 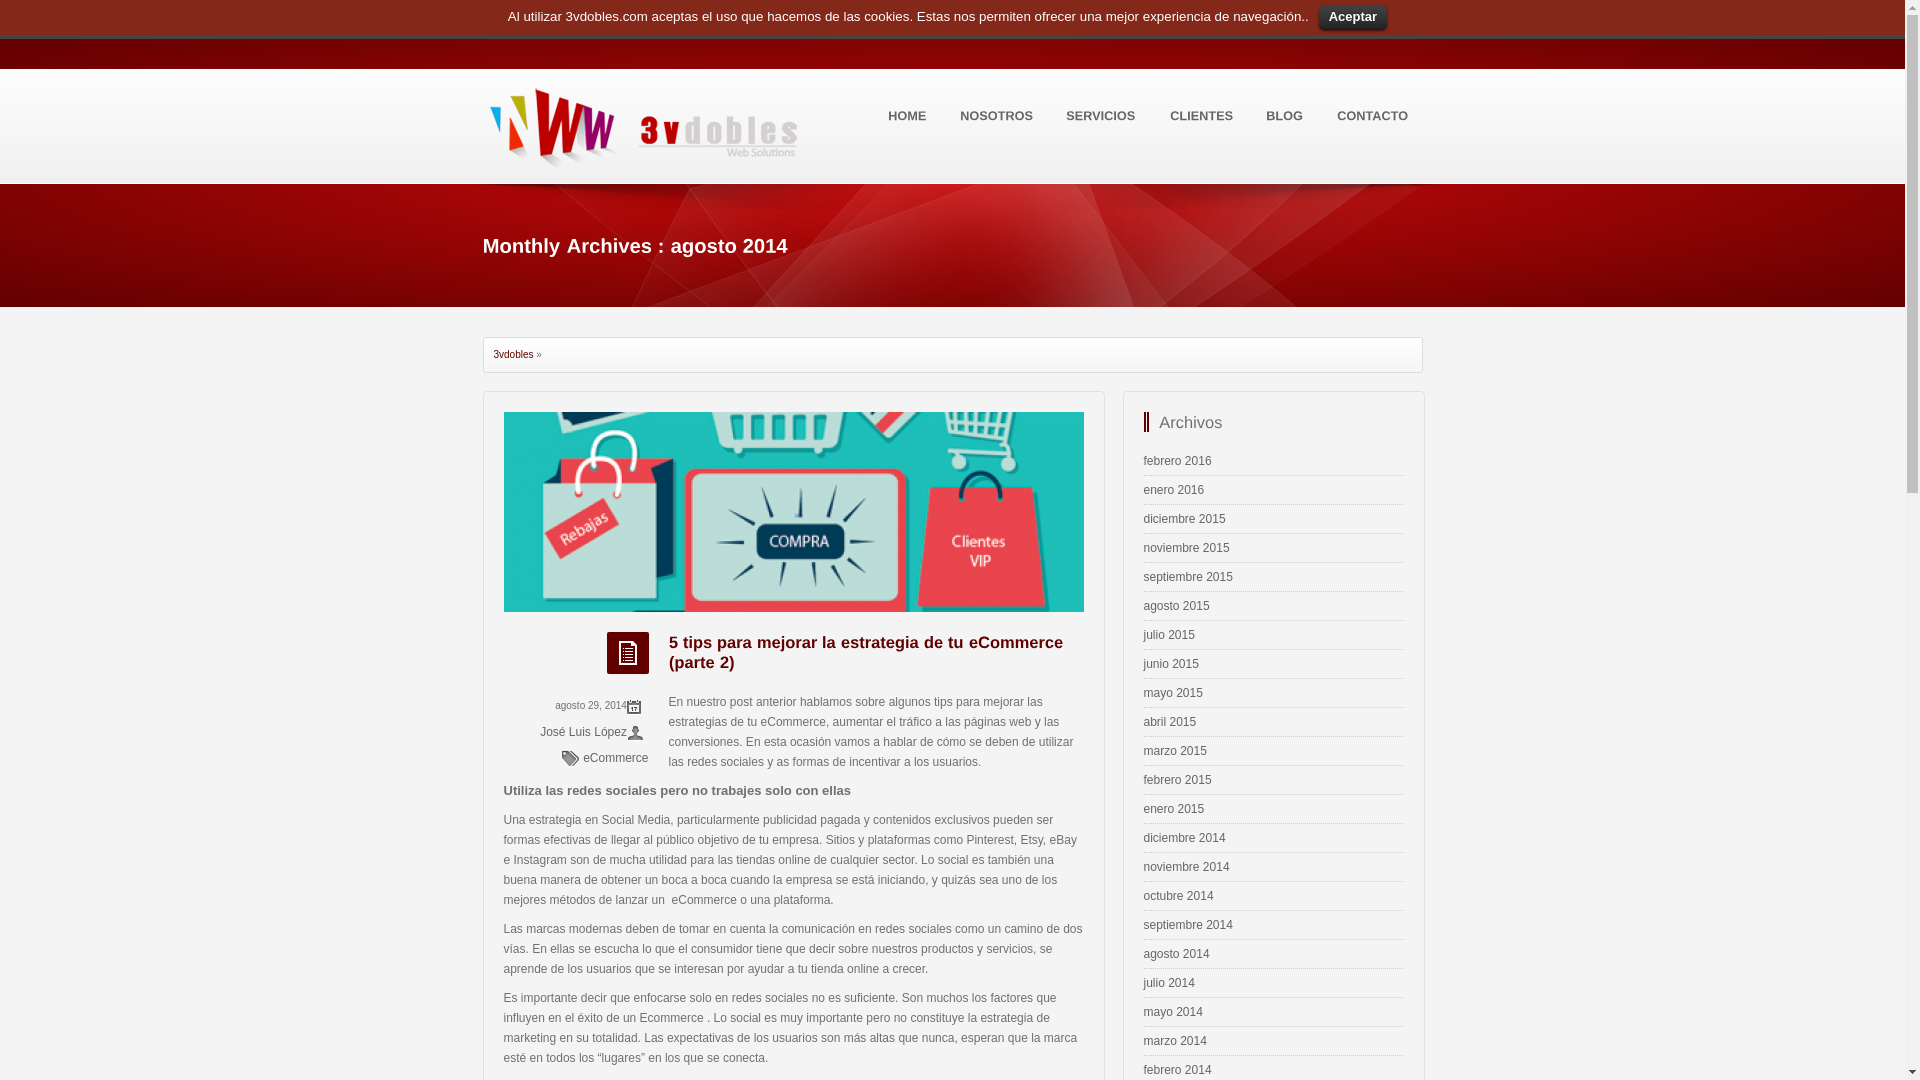 What do you see at coordinates (1143, 894) in the screenshot?
I see `'octubre 2014'` at bounding box center [1143, 894].